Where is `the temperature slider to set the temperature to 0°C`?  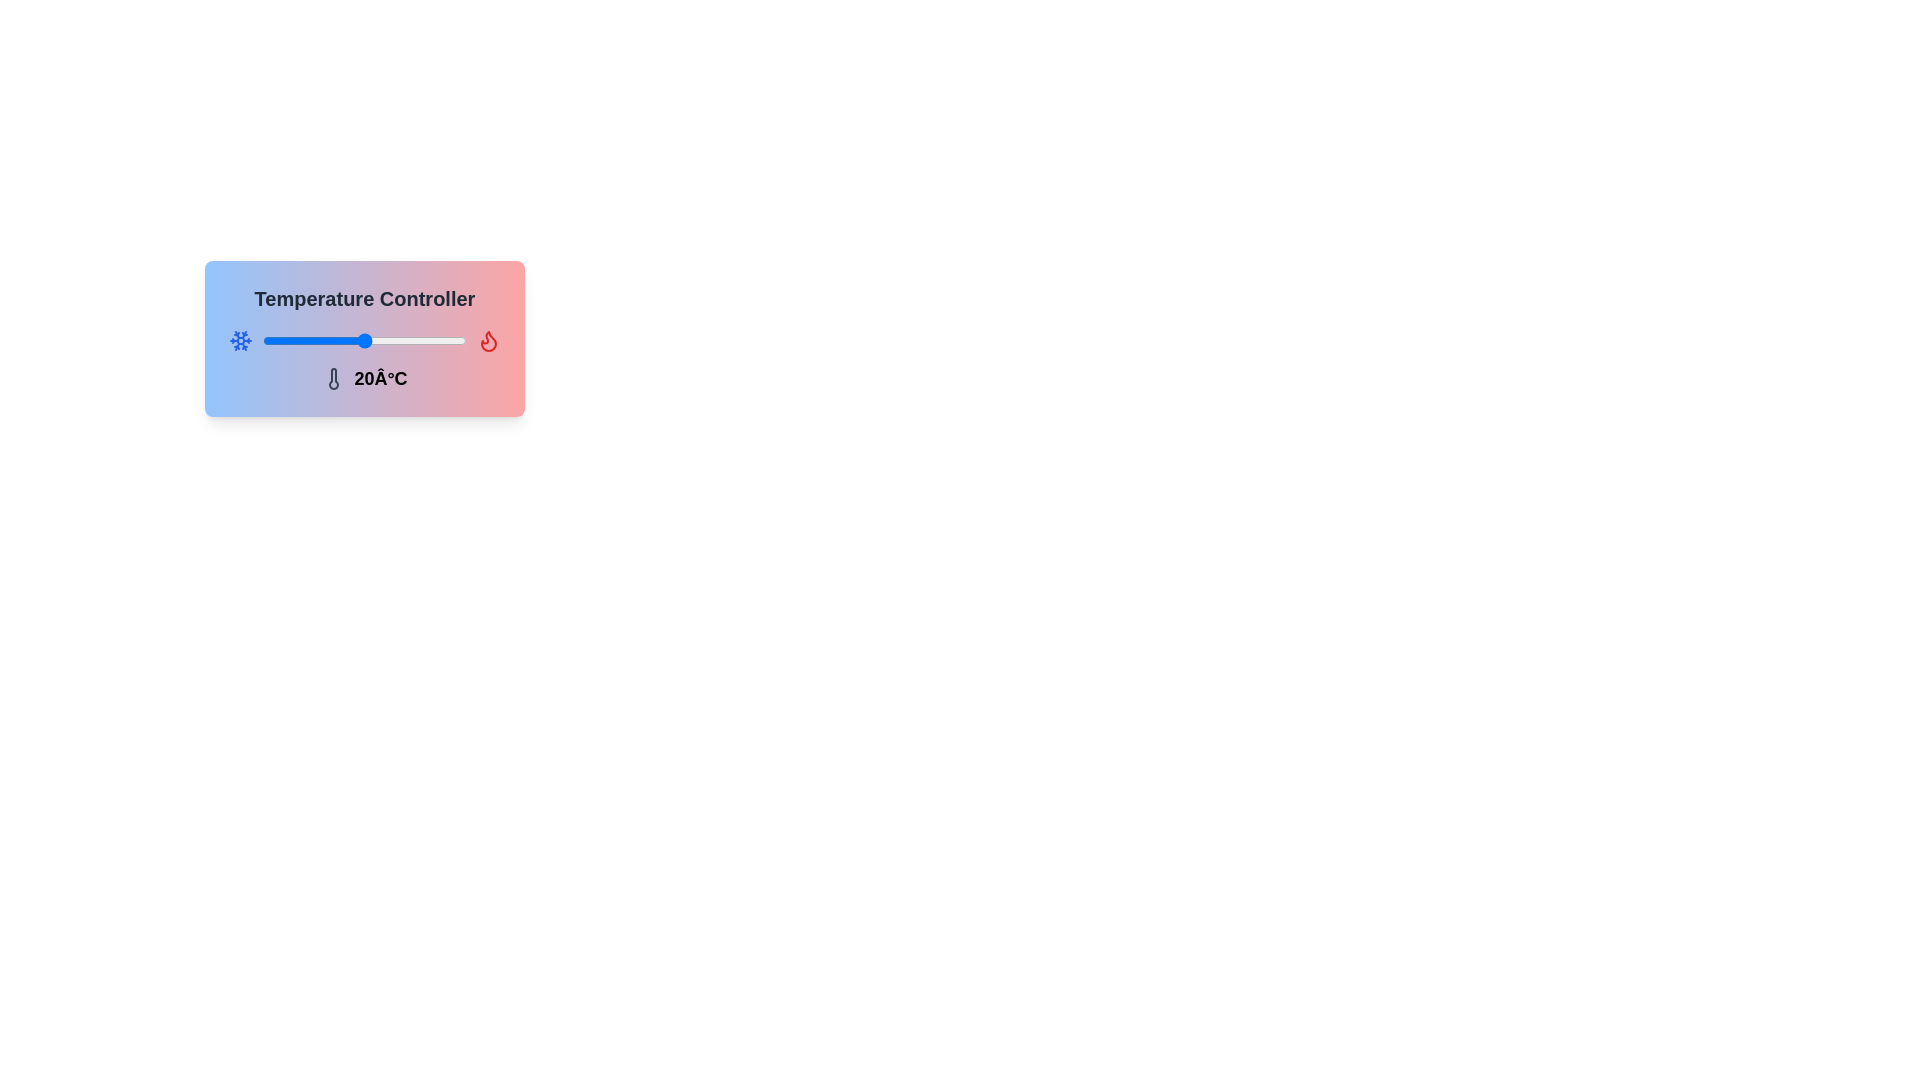 the temperature slider to set the temperature to 0°C is located at coordinates (296, 339).